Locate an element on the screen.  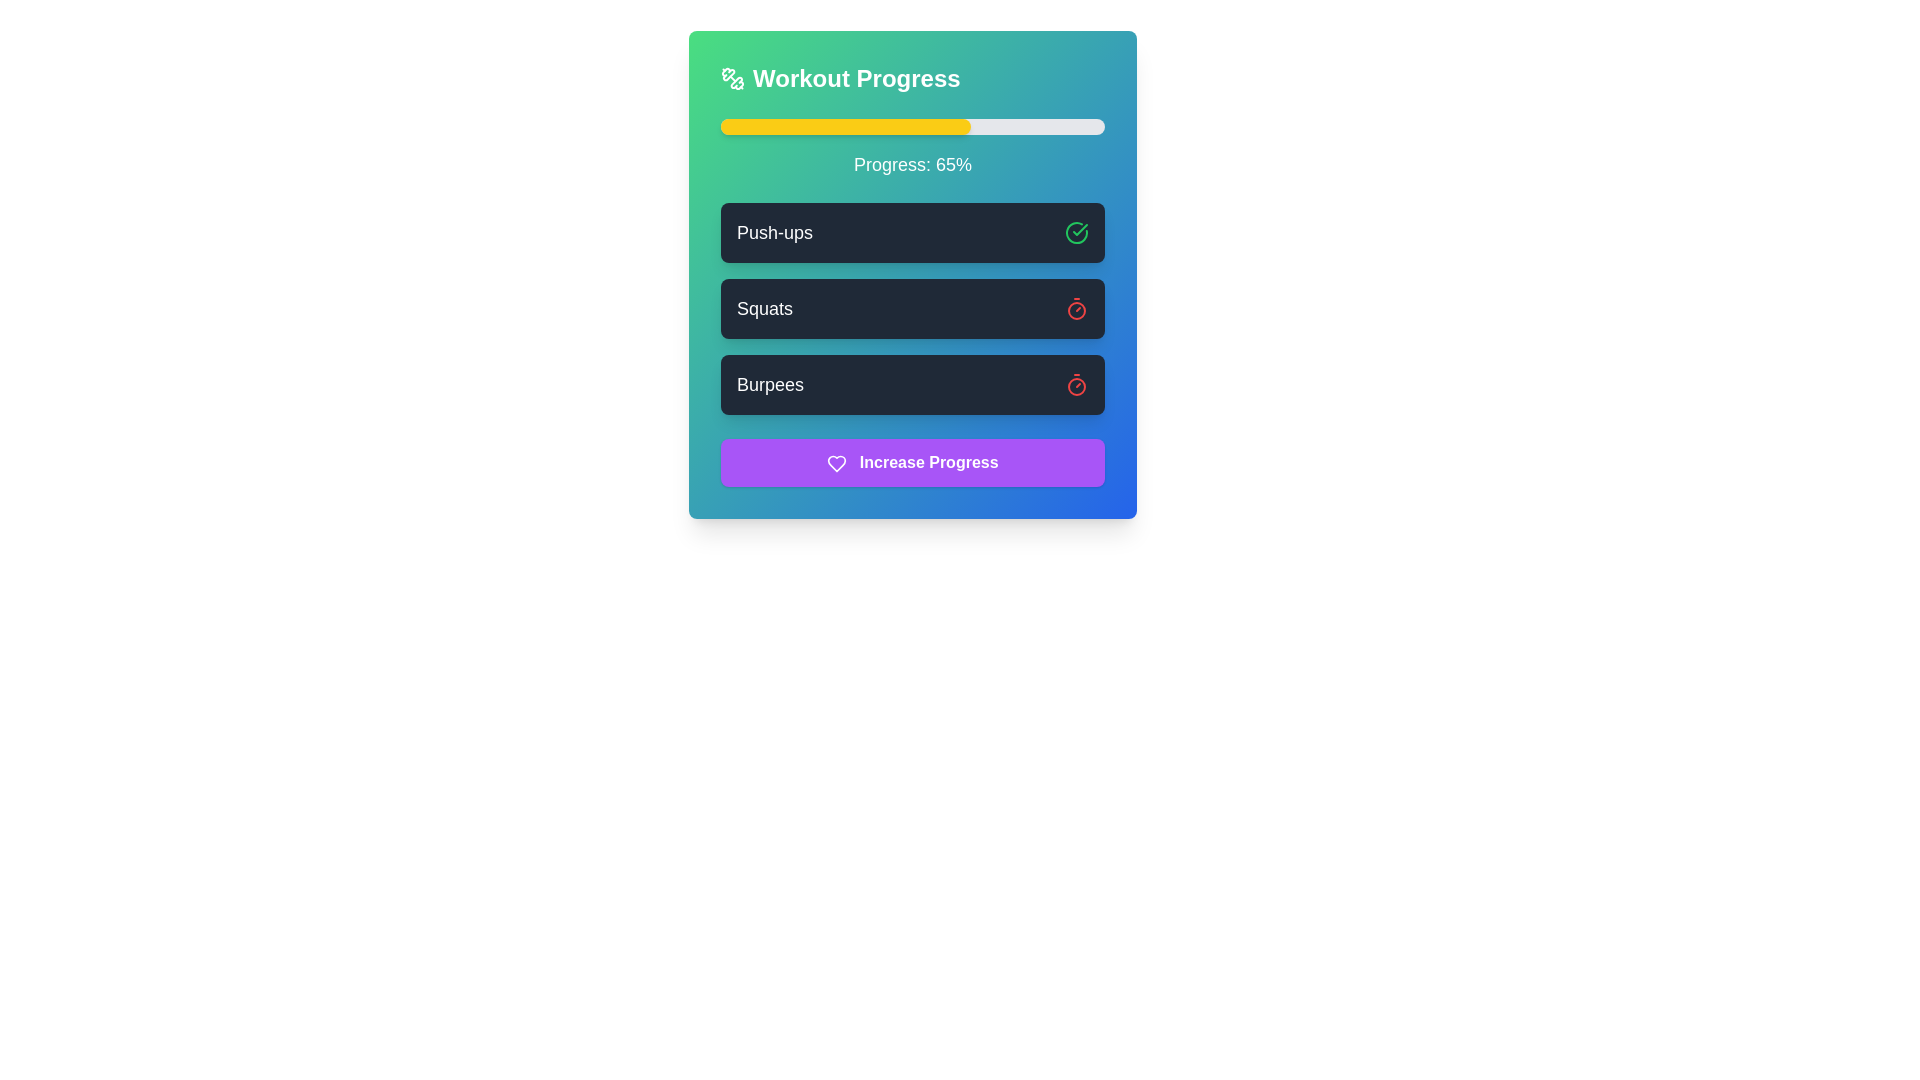
the yellow progress indicator segment that represents 65% completion of a task in the horizontal progress bar at the top of the card interface is located at coordinates (845, 127).